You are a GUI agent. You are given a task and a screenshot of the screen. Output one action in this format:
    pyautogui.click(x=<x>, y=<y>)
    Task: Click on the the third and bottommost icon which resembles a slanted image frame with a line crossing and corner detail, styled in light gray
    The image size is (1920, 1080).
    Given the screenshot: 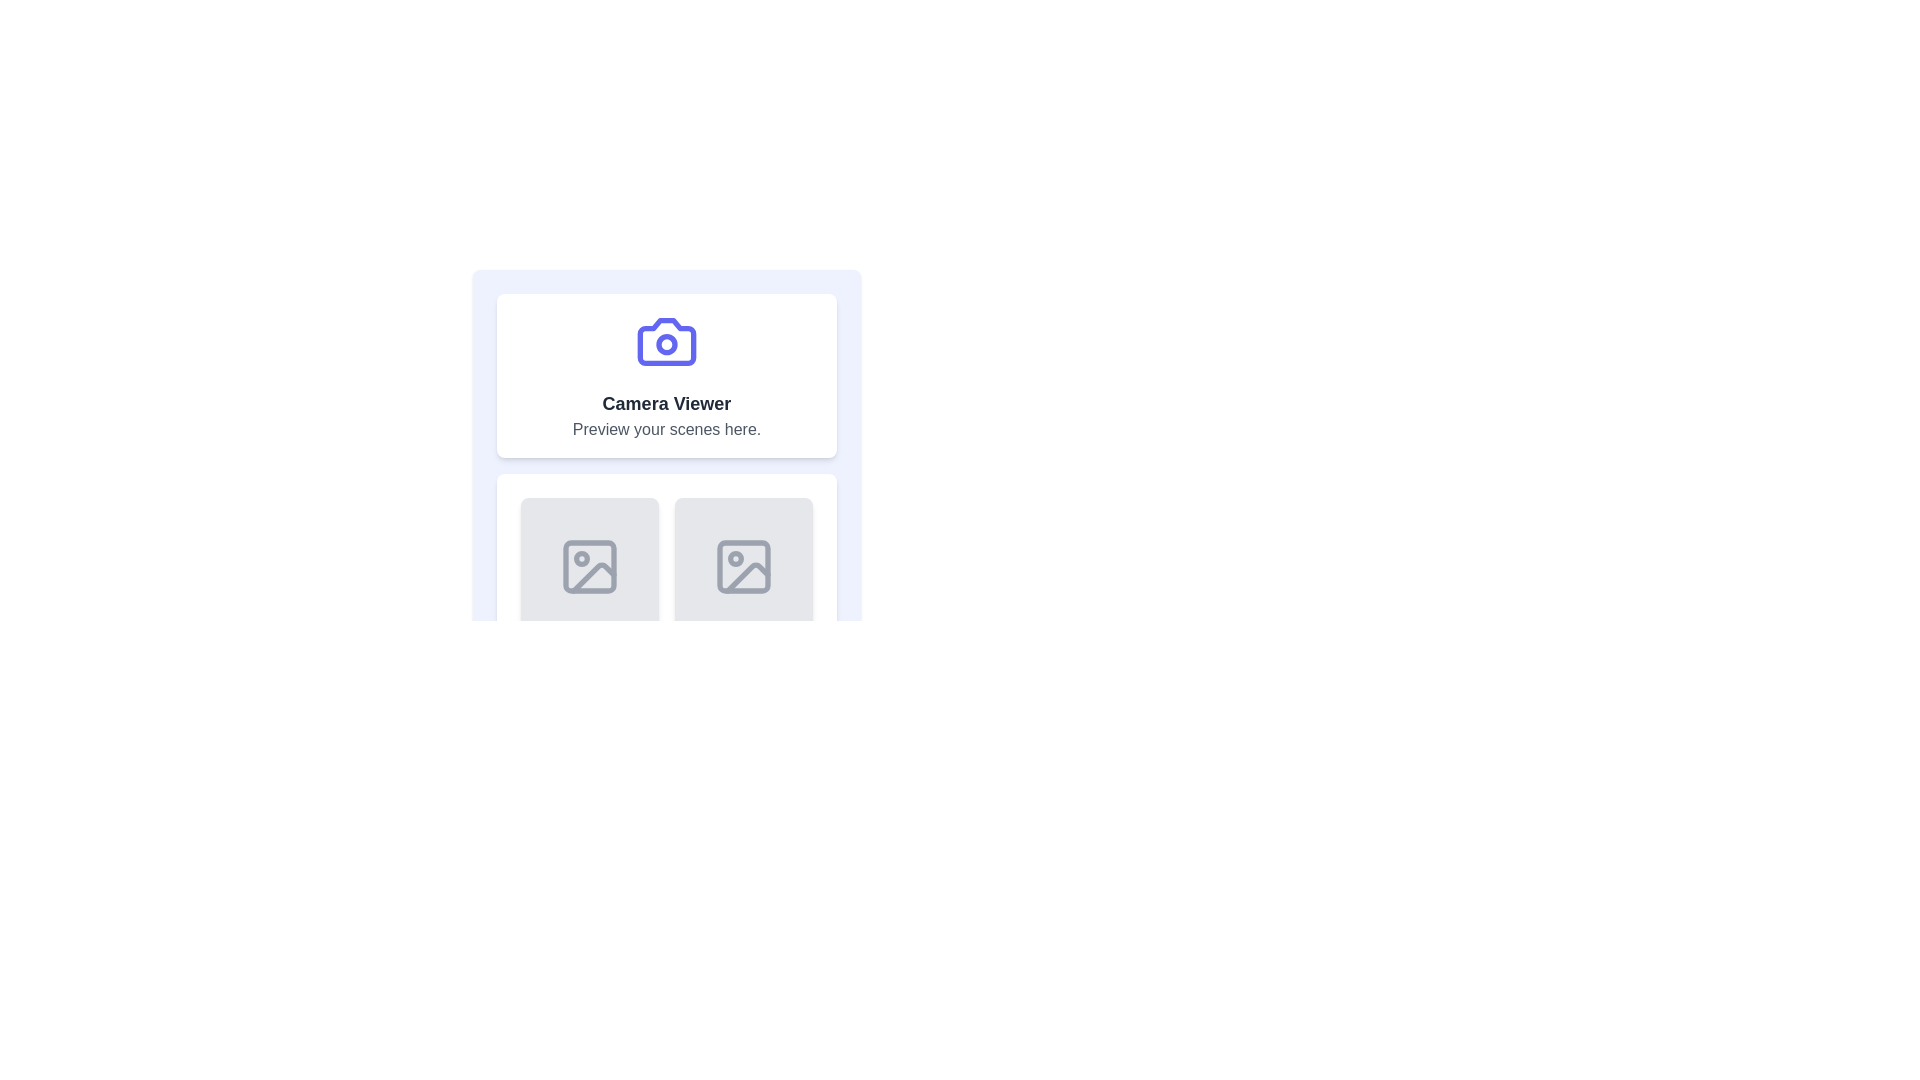 What is the action you would take?
    pyautogui.click(x=747, y=578)
    